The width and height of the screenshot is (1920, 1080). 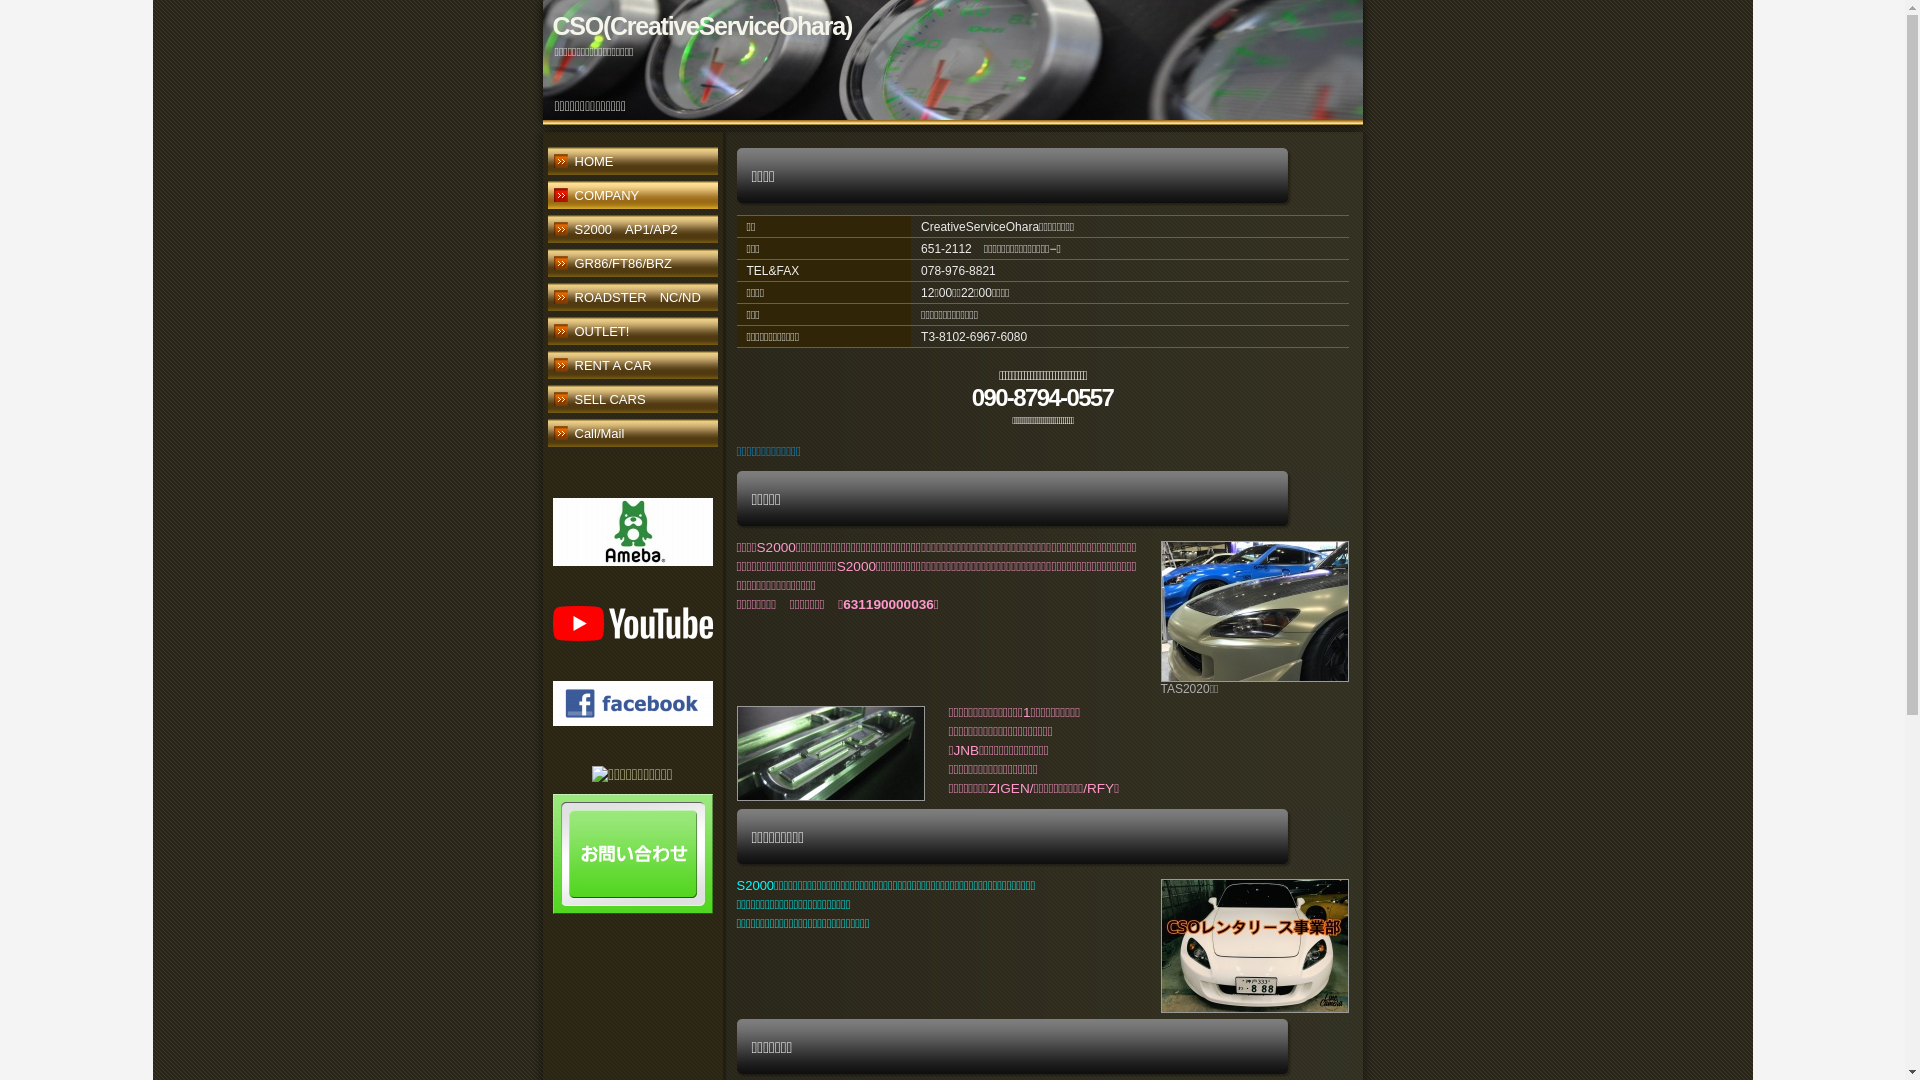 I want to click on 'COMPANY', so click(x=631, y=197).